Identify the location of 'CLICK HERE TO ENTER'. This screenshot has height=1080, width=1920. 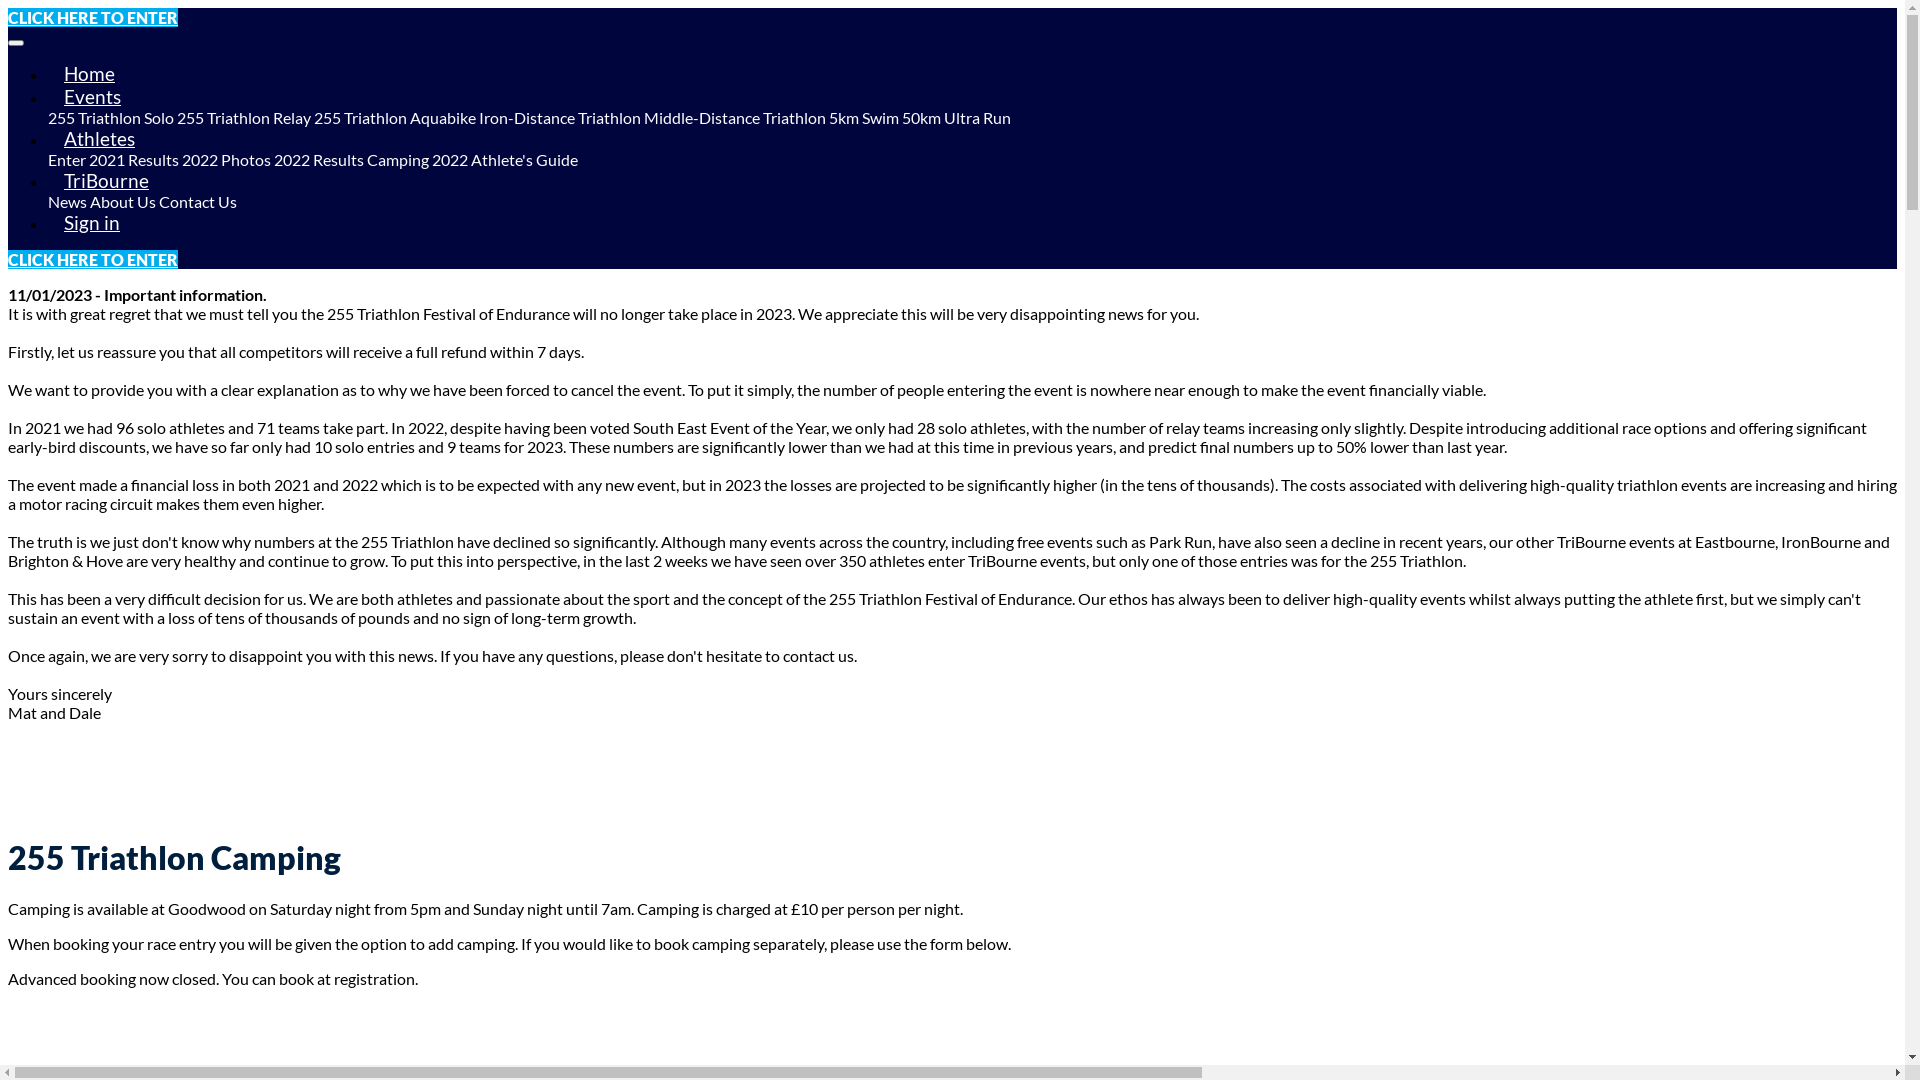
(91, 17).